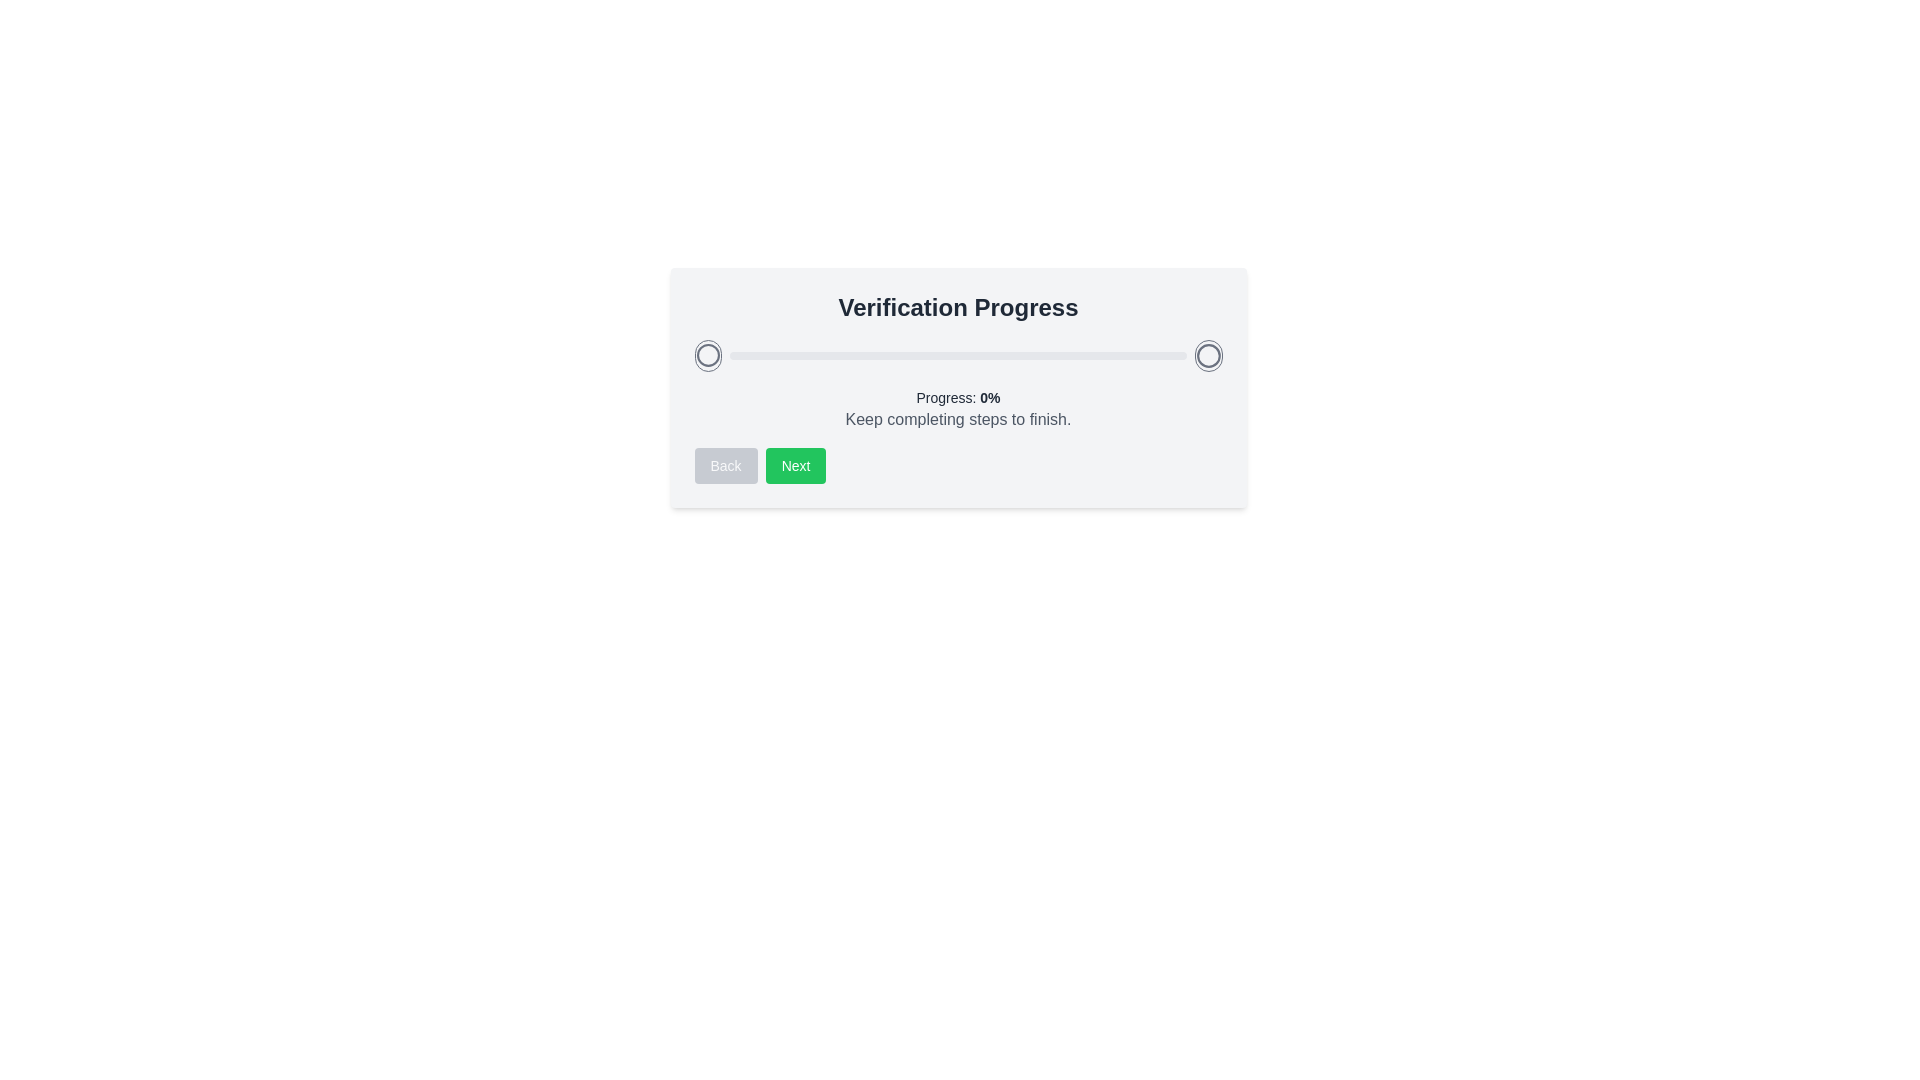 The width and height of the screenshot is (1920, 1080). I want to click on the Progress Bar element in the 'Verification Progress' section, which is centrally placed below the title and spans nearly the entire width of the dialog box, so click(957, 354).